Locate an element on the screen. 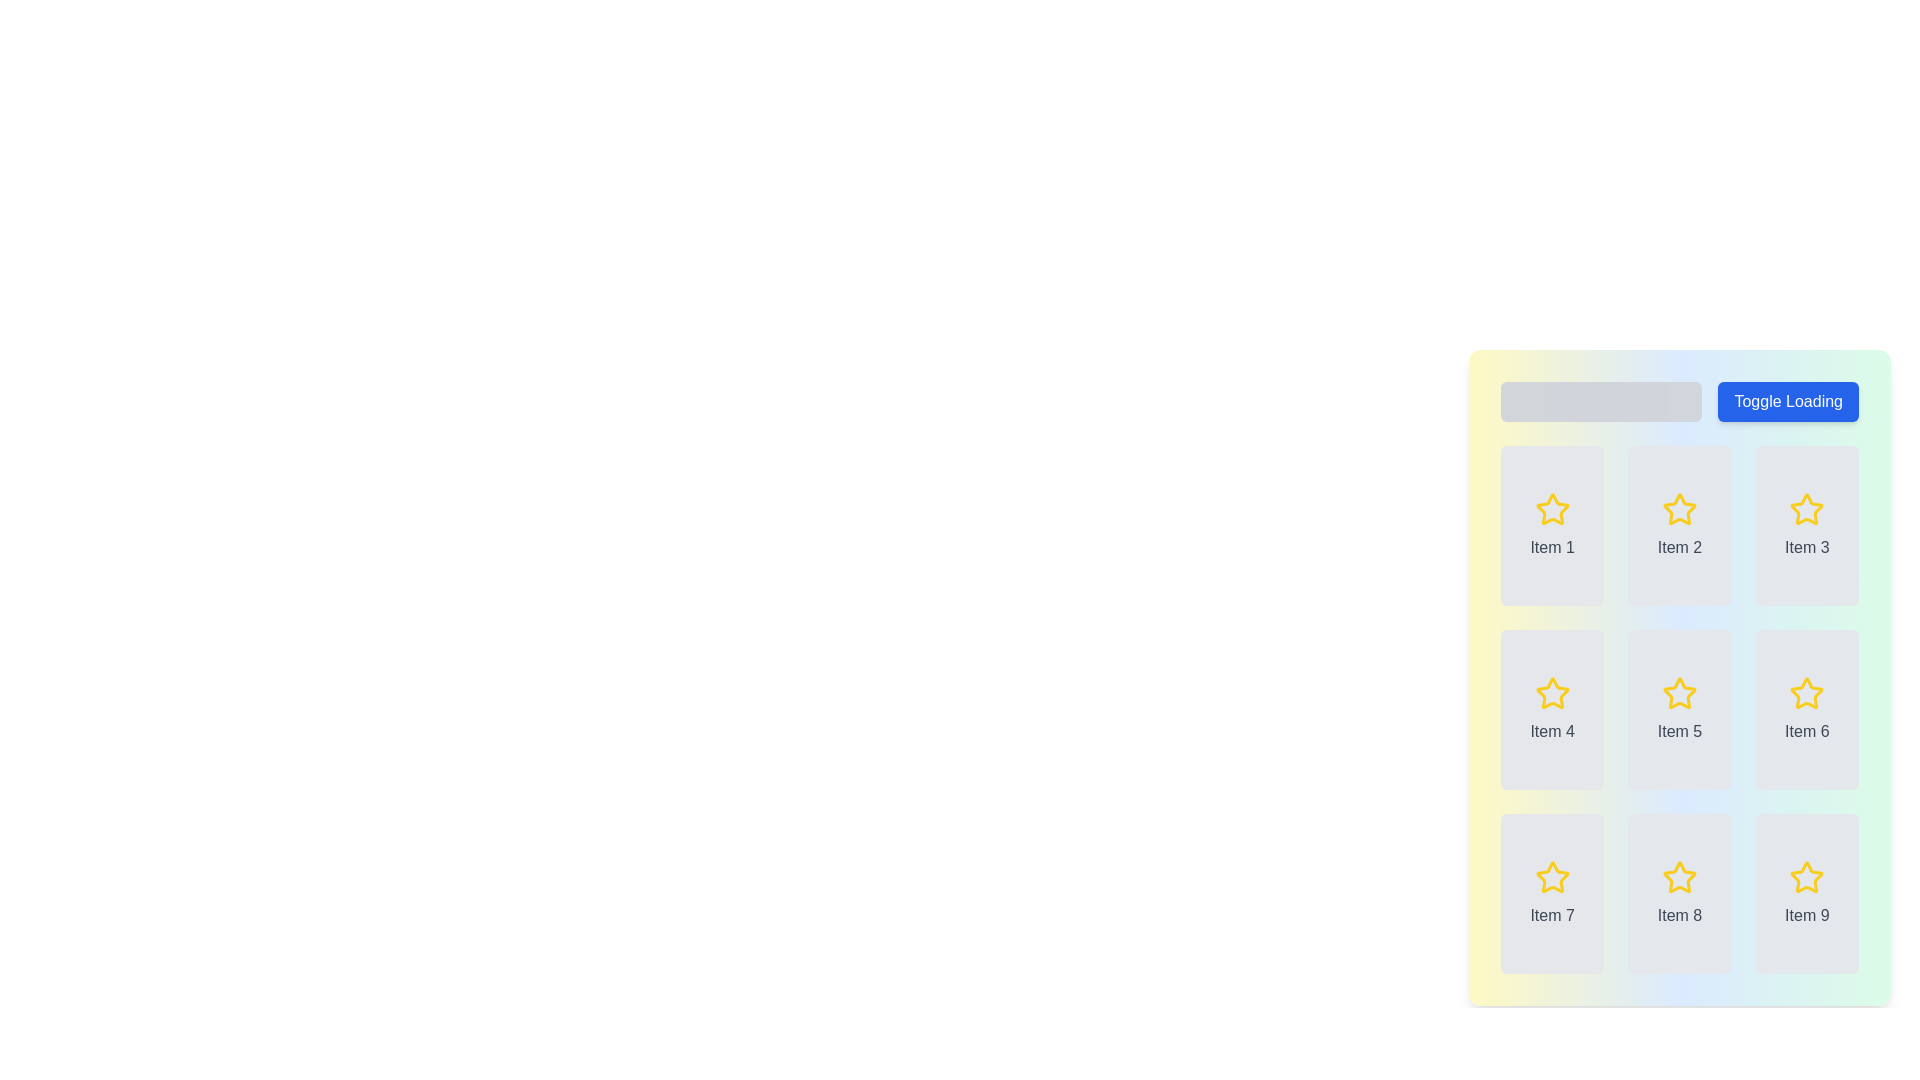 This screenshot has width=1920, height=1080. the interactive card located in the second row and third column of the grid, positioned between 'Item 5' and 'Item 7' is located at coordinates (1807, 708).